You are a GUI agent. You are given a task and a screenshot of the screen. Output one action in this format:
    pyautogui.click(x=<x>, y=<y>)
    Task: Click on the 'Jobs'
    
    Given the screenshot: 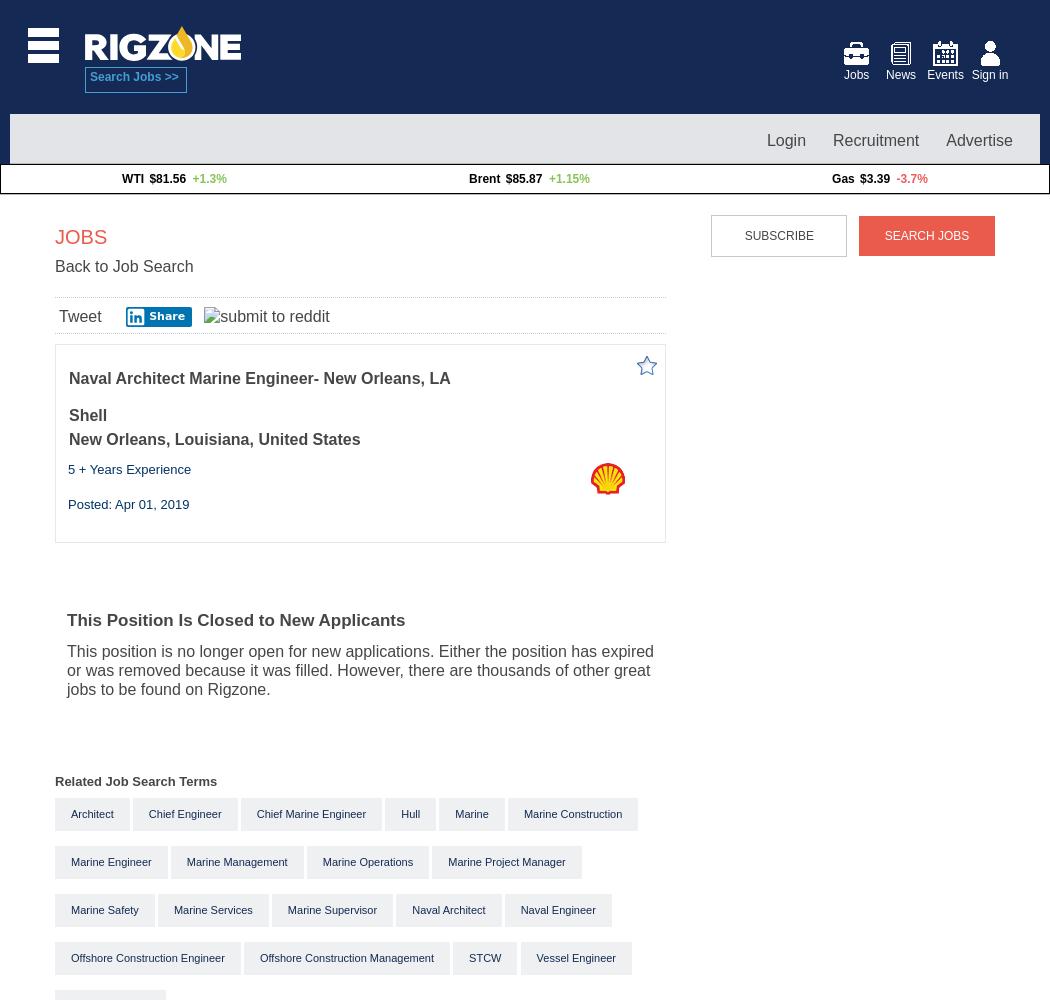 What is the action you would take?
    pyautogui.click(x=855, y=74)
    